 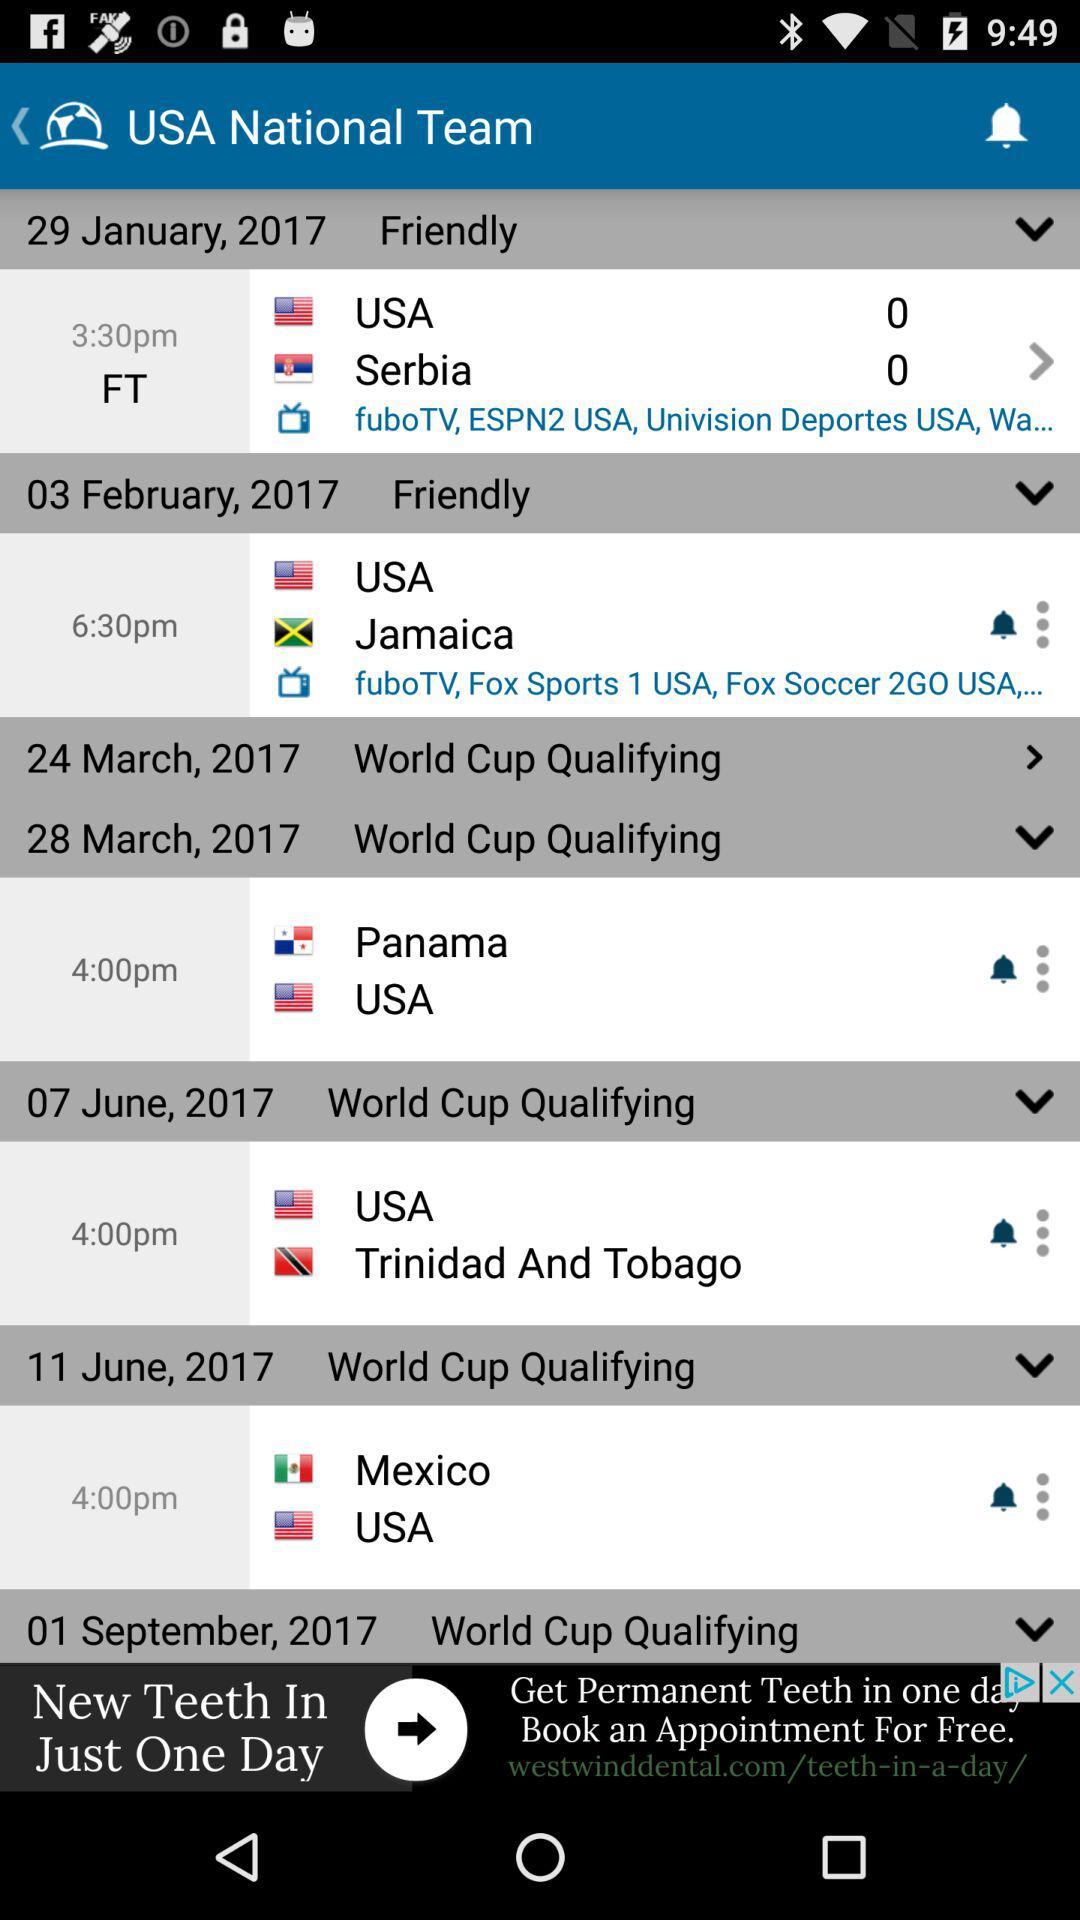 I want to click on subscribe, so click(x=1035, y=1497).